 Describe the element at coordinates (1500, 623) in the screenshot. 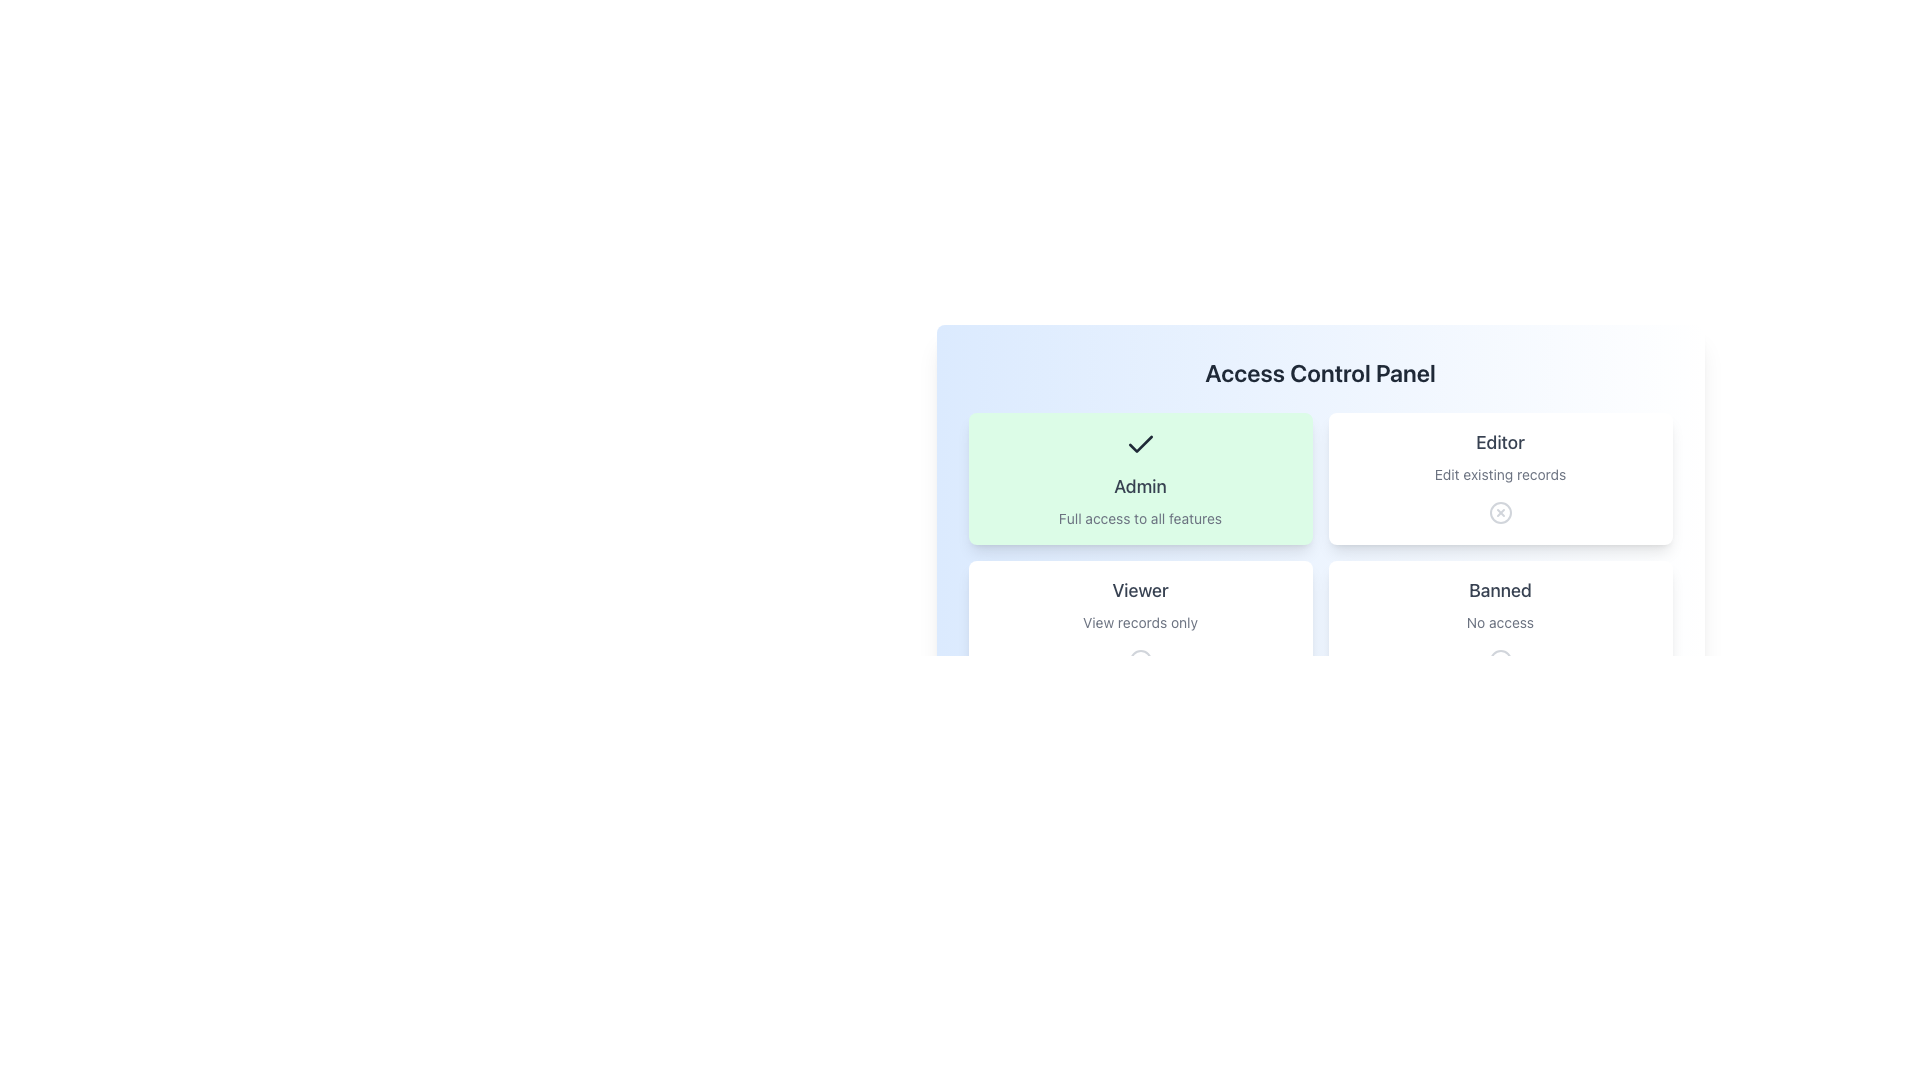

I see `the access control card that indicates the user has no access, located in the lower-right corner of the grid layout` at that location.